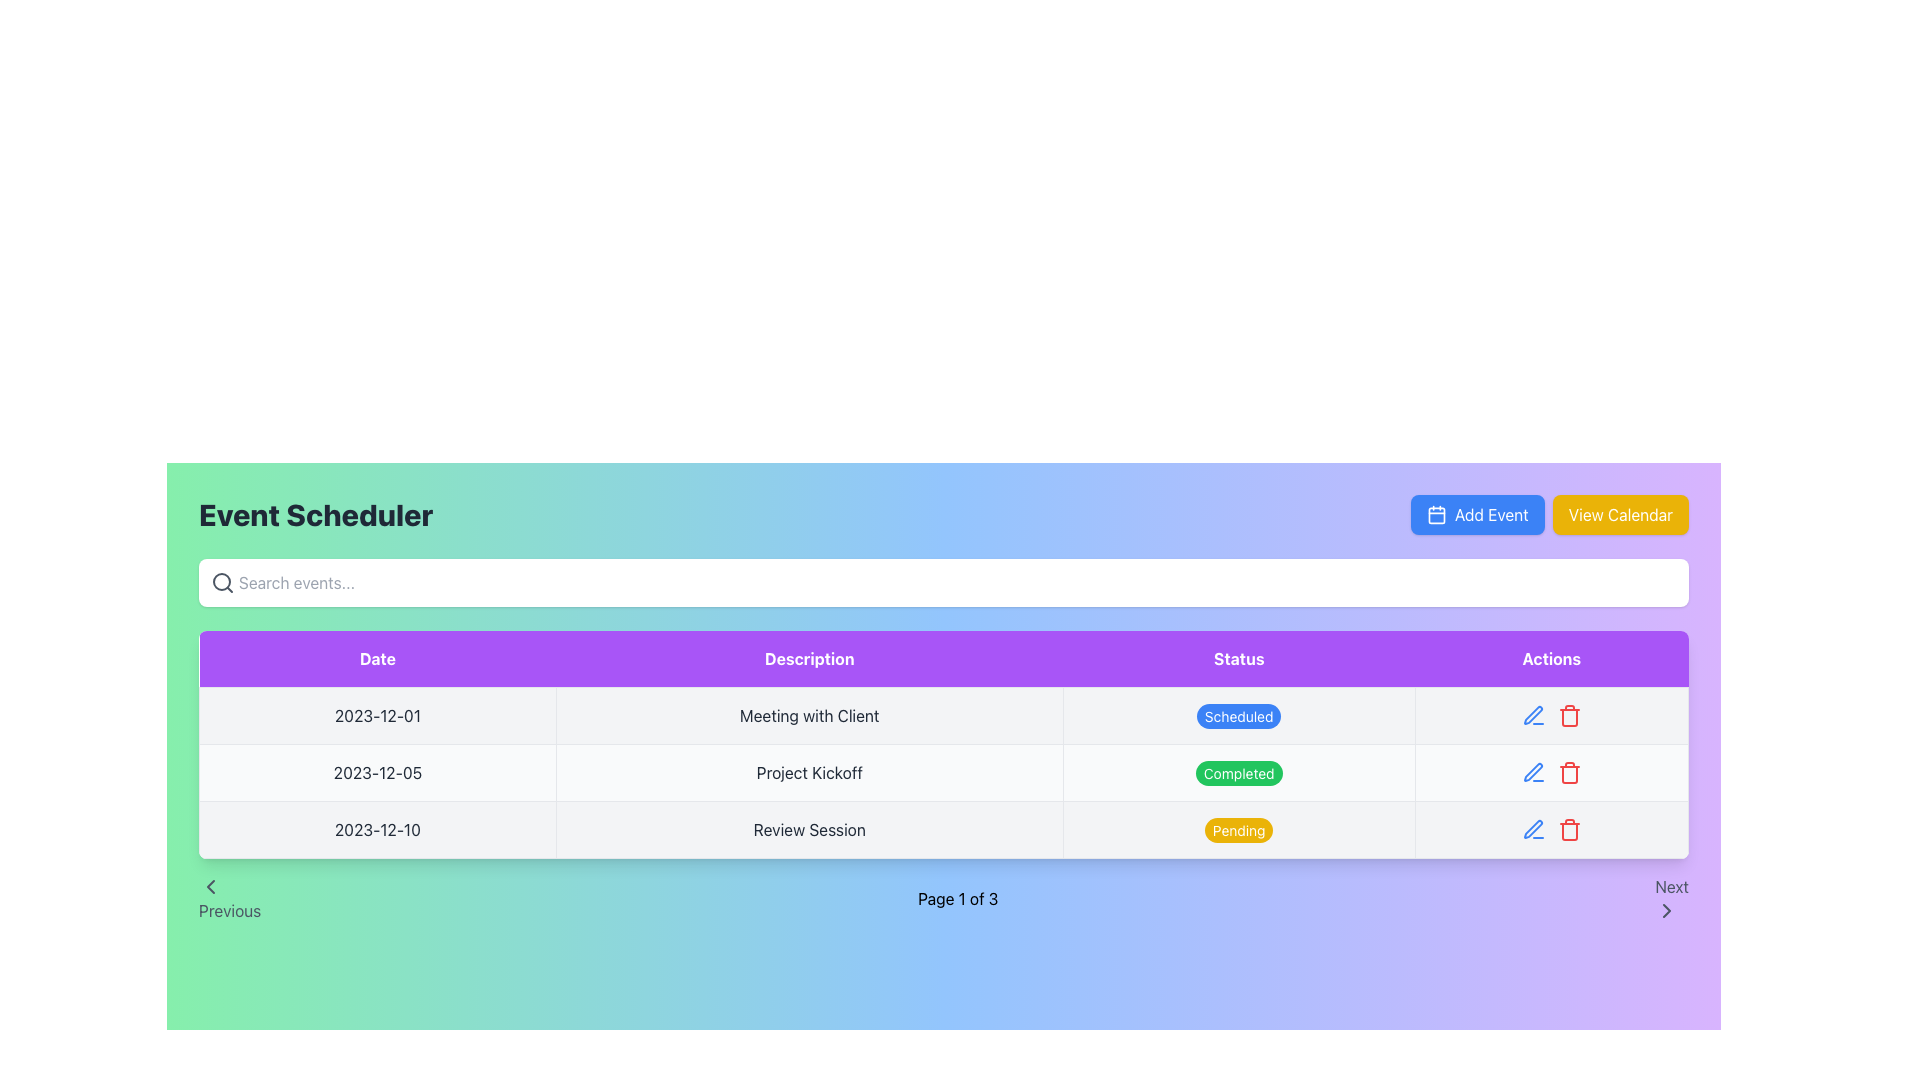 This screenshot has height=1080, width=1920. Describe the element at coordinates (1532, 829) in the screenshot. I see `the edit icon button in the Actions column of the bottom row of the table` at that location.